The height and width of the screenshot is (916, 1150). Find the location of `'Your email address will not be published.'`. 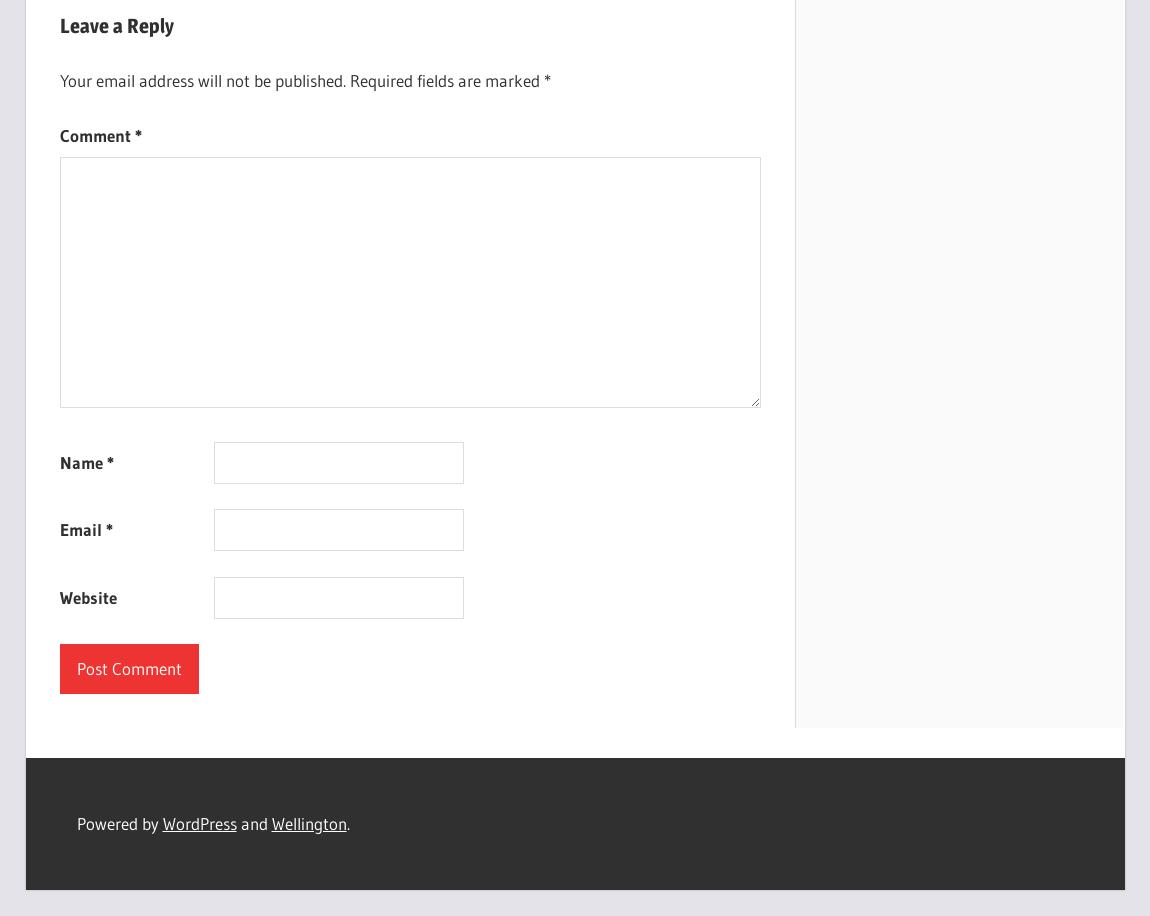

'Your email address will not be published.' is located at coordinates (201, 78).